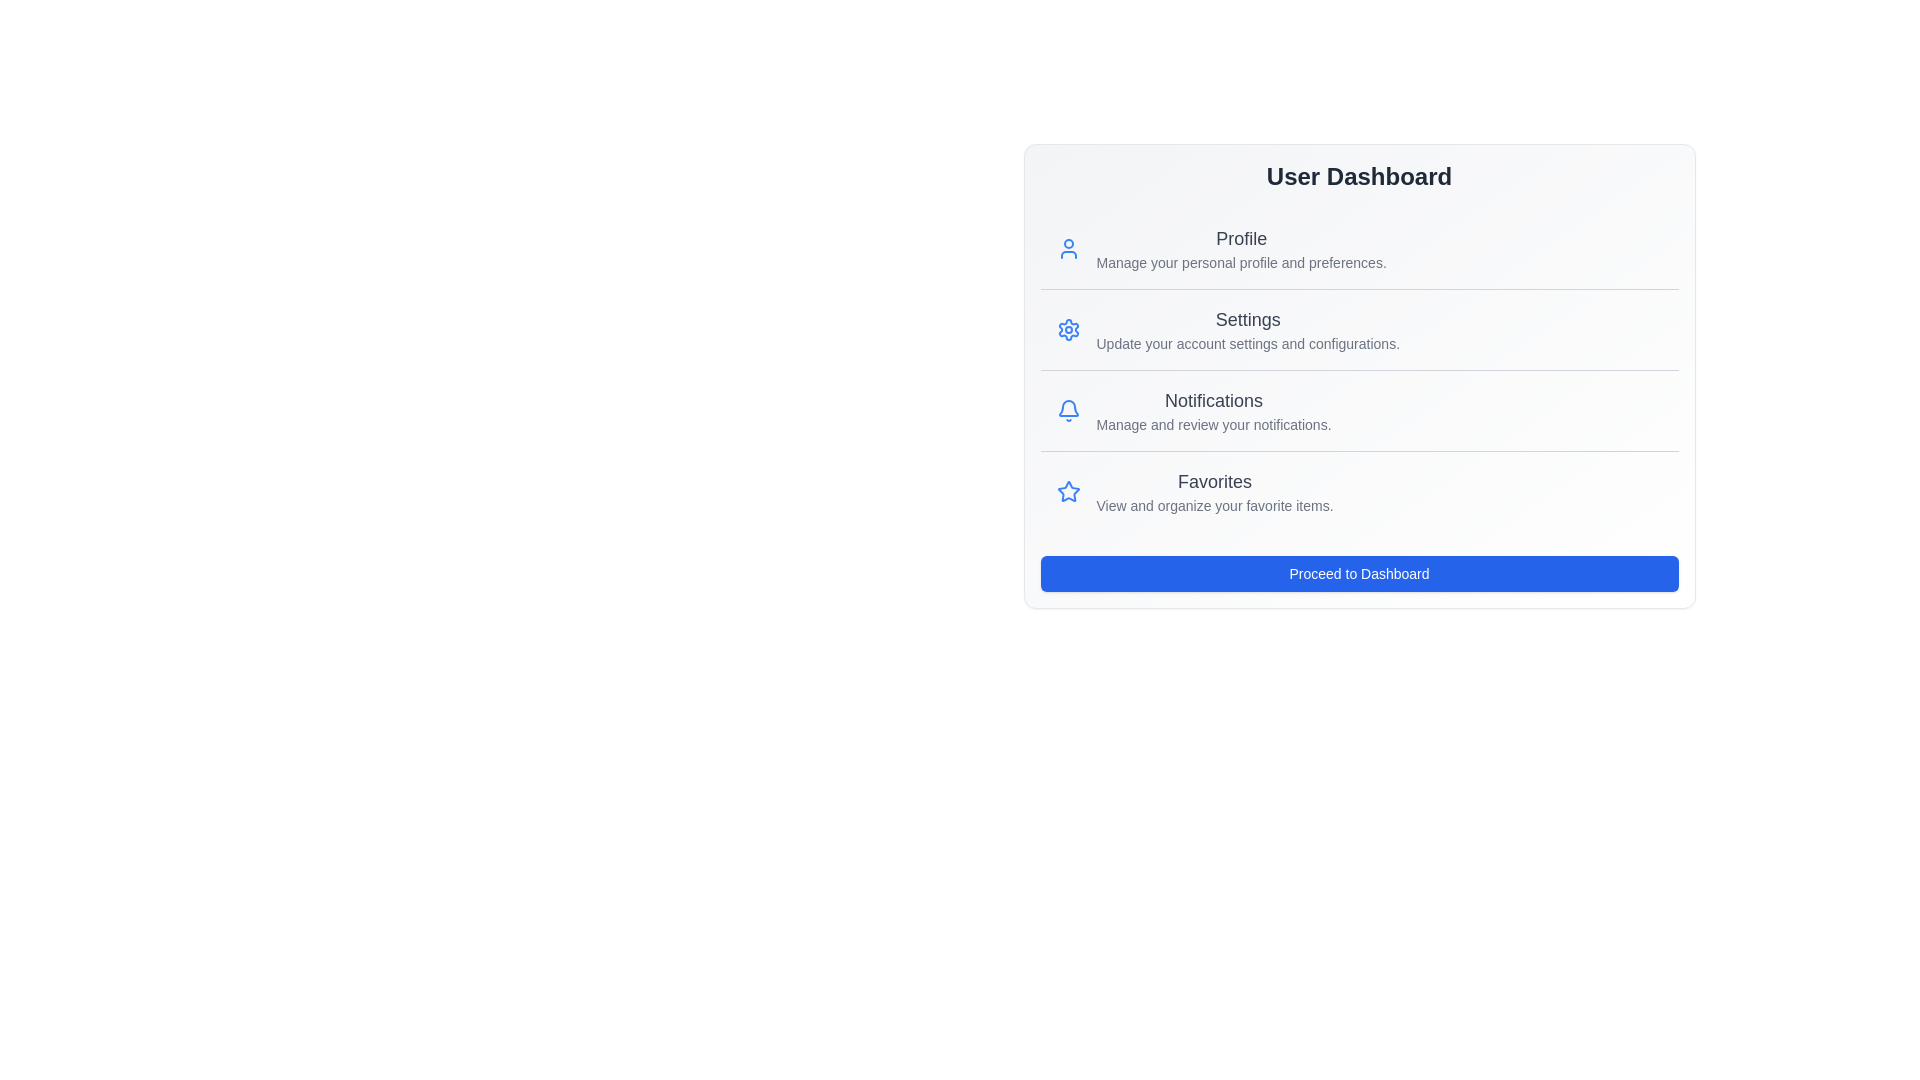 This screenshot has width=1920, height=1080. I want to click on the 'Notifications' label which is styled in bold gray font with a description below it, located in the user dashboard panel as the third item from the top, so click(1213, 410).